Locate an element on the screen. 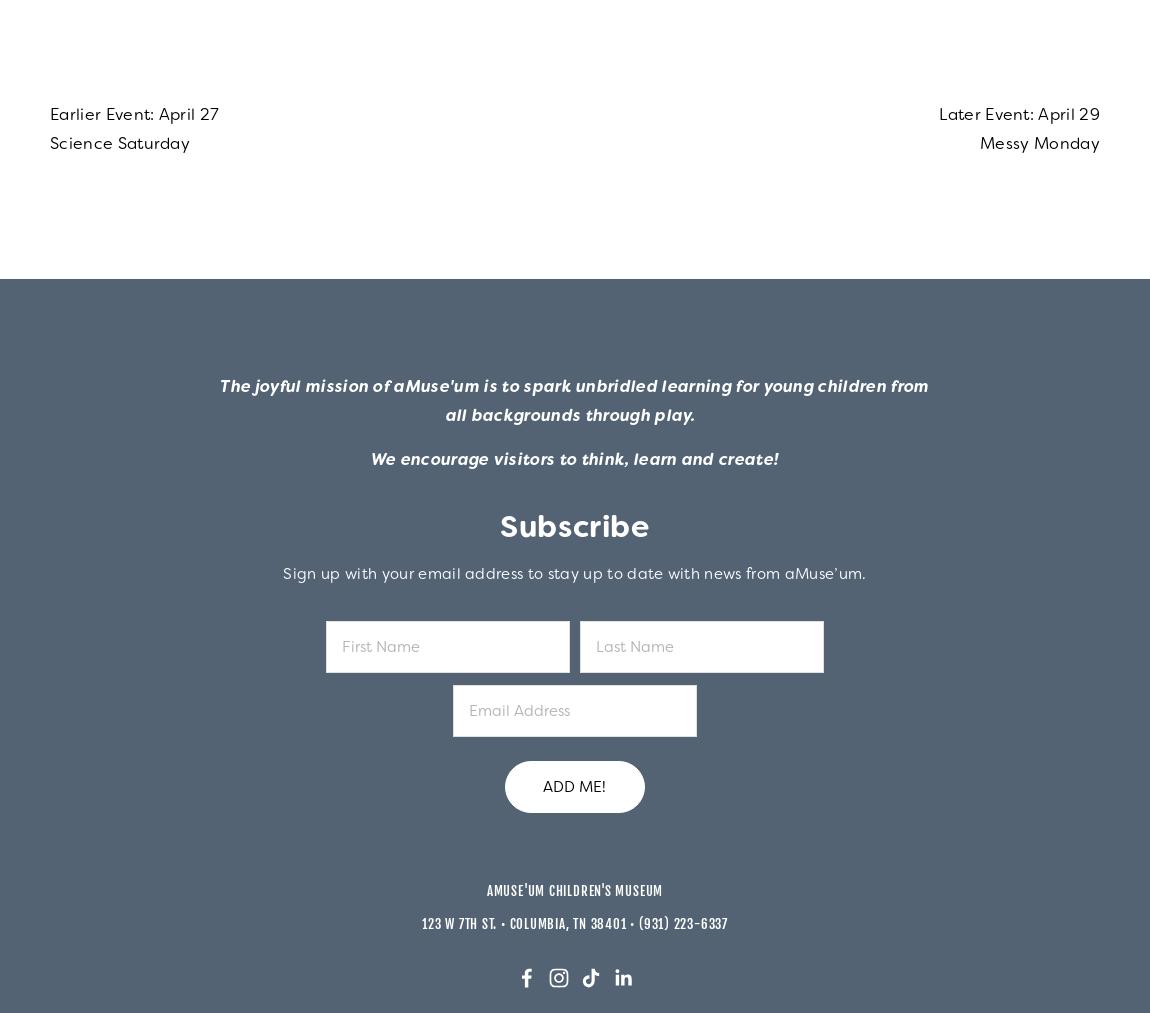  'Science Saturday' is located at coordinates (118, 143).